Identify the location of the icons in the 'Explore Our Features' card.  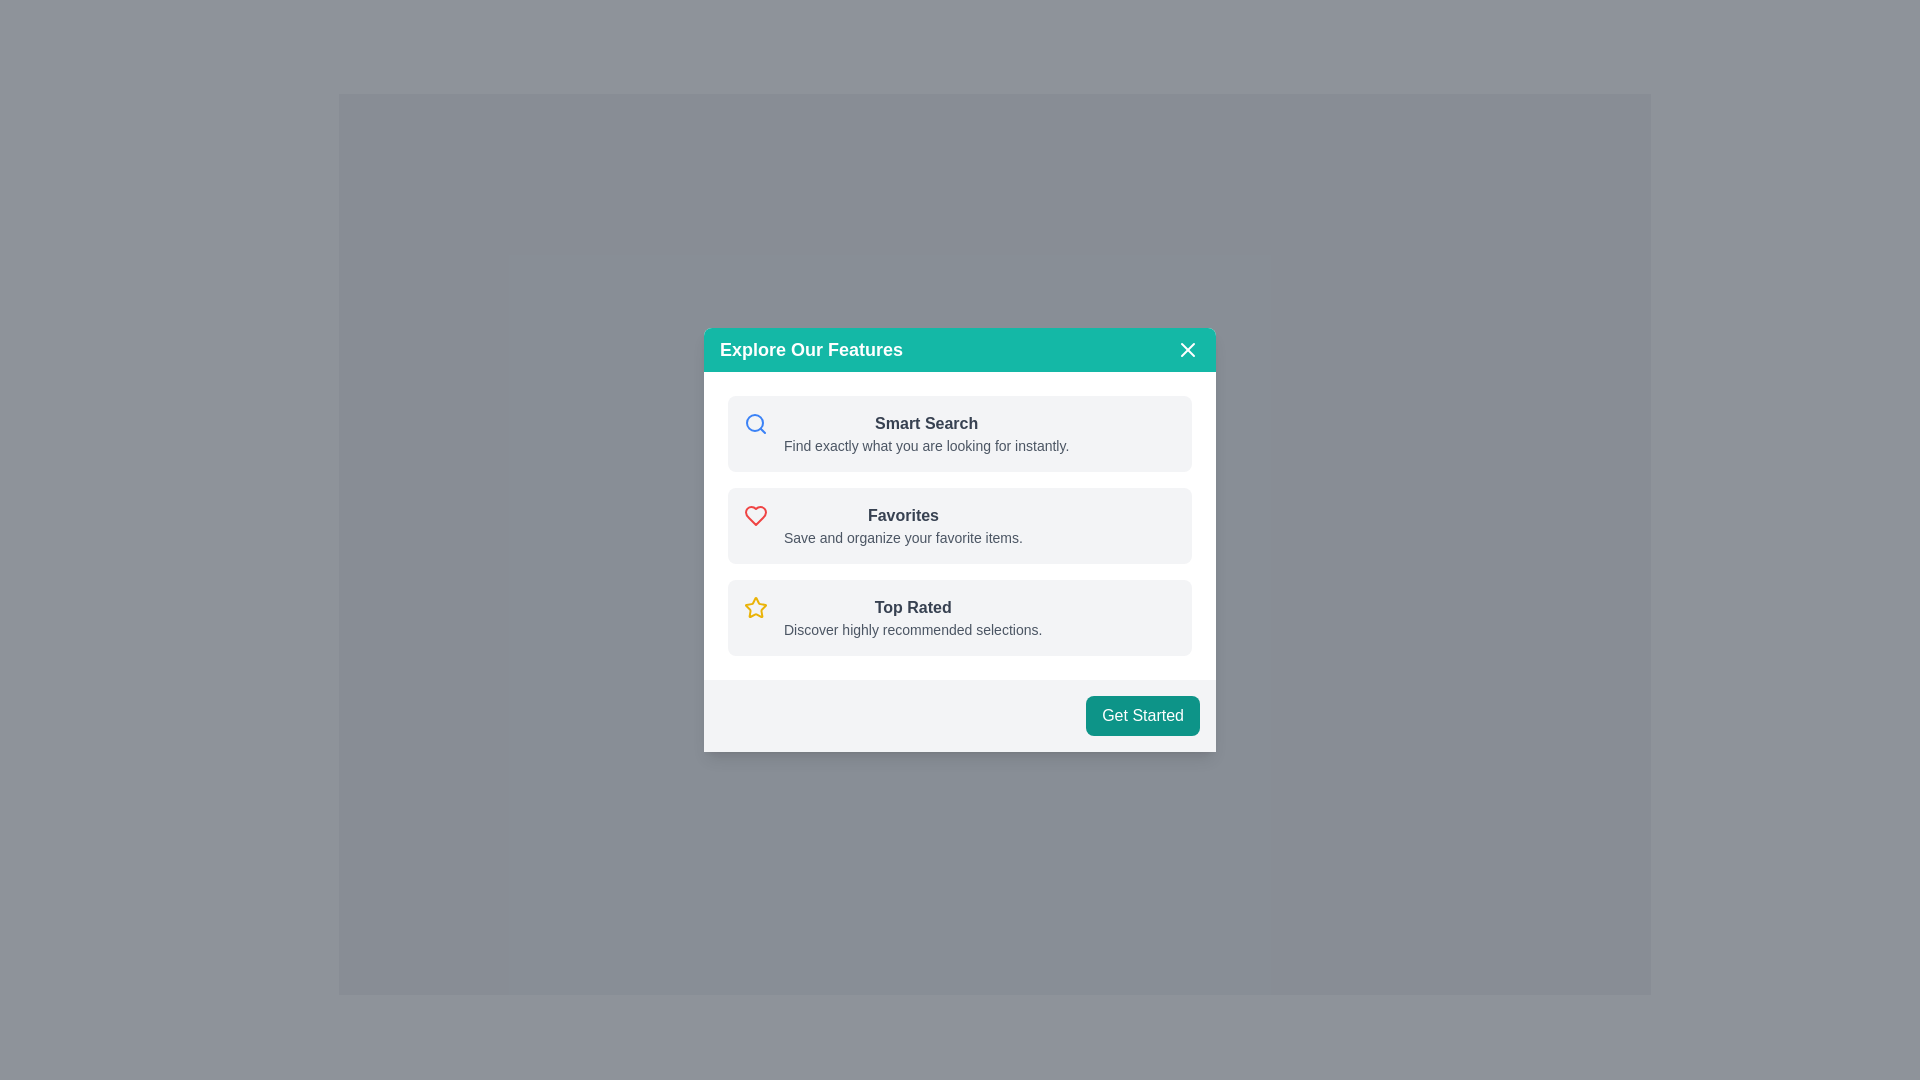
(960, 540).